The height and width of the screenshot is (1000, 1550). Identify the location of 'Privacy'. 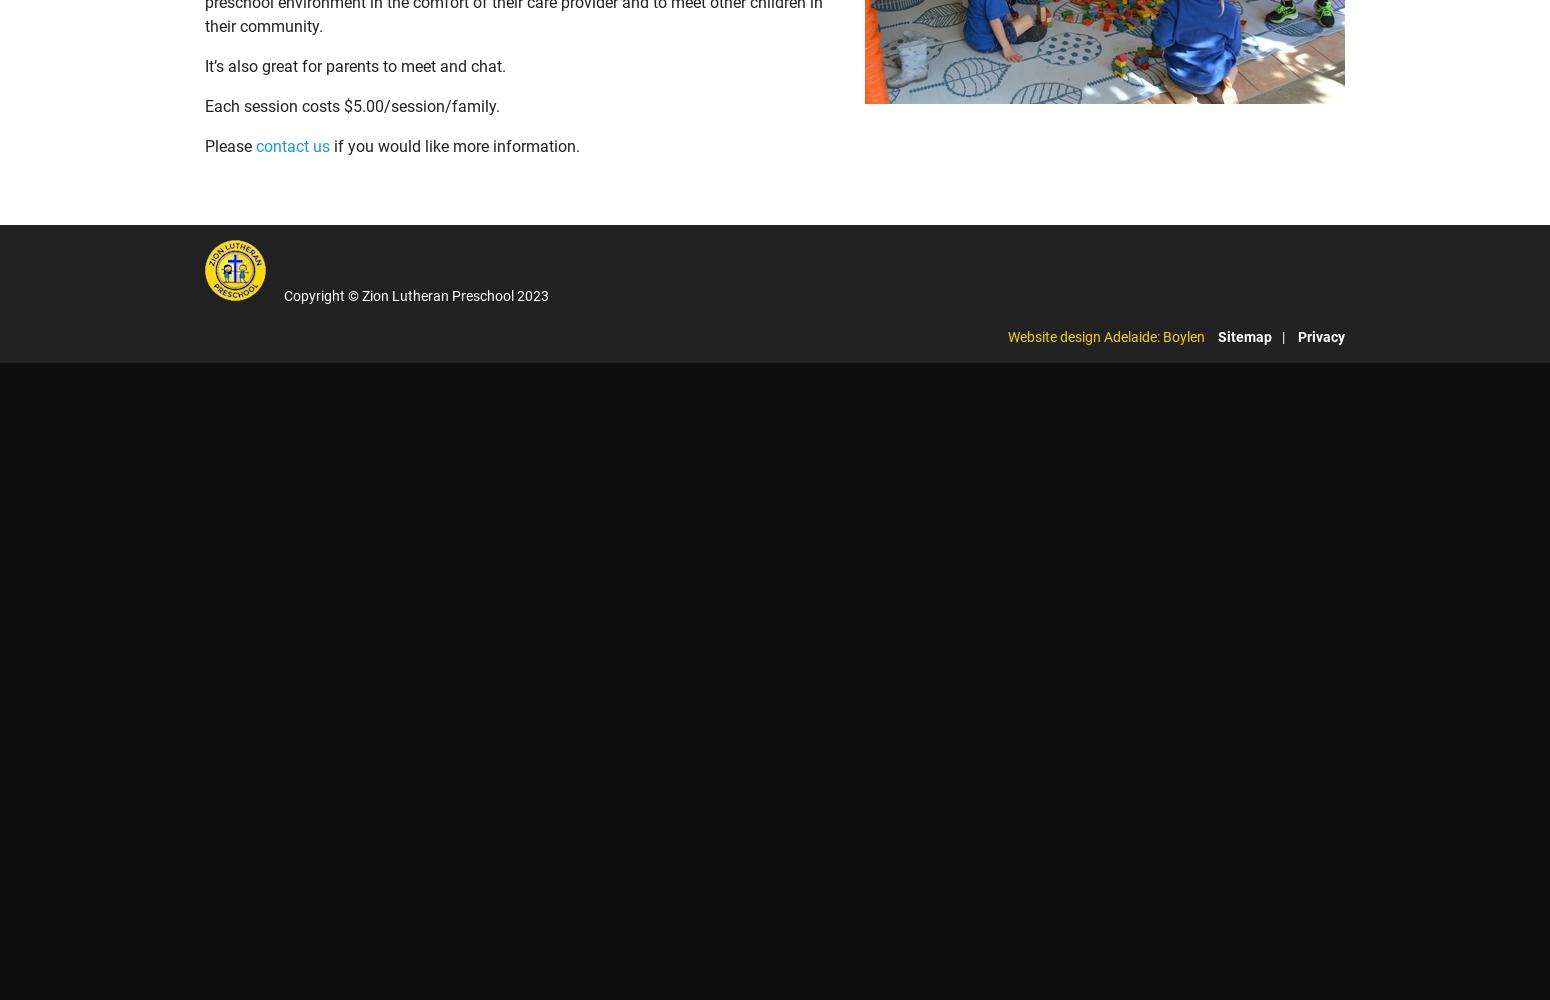
(1321, 335).